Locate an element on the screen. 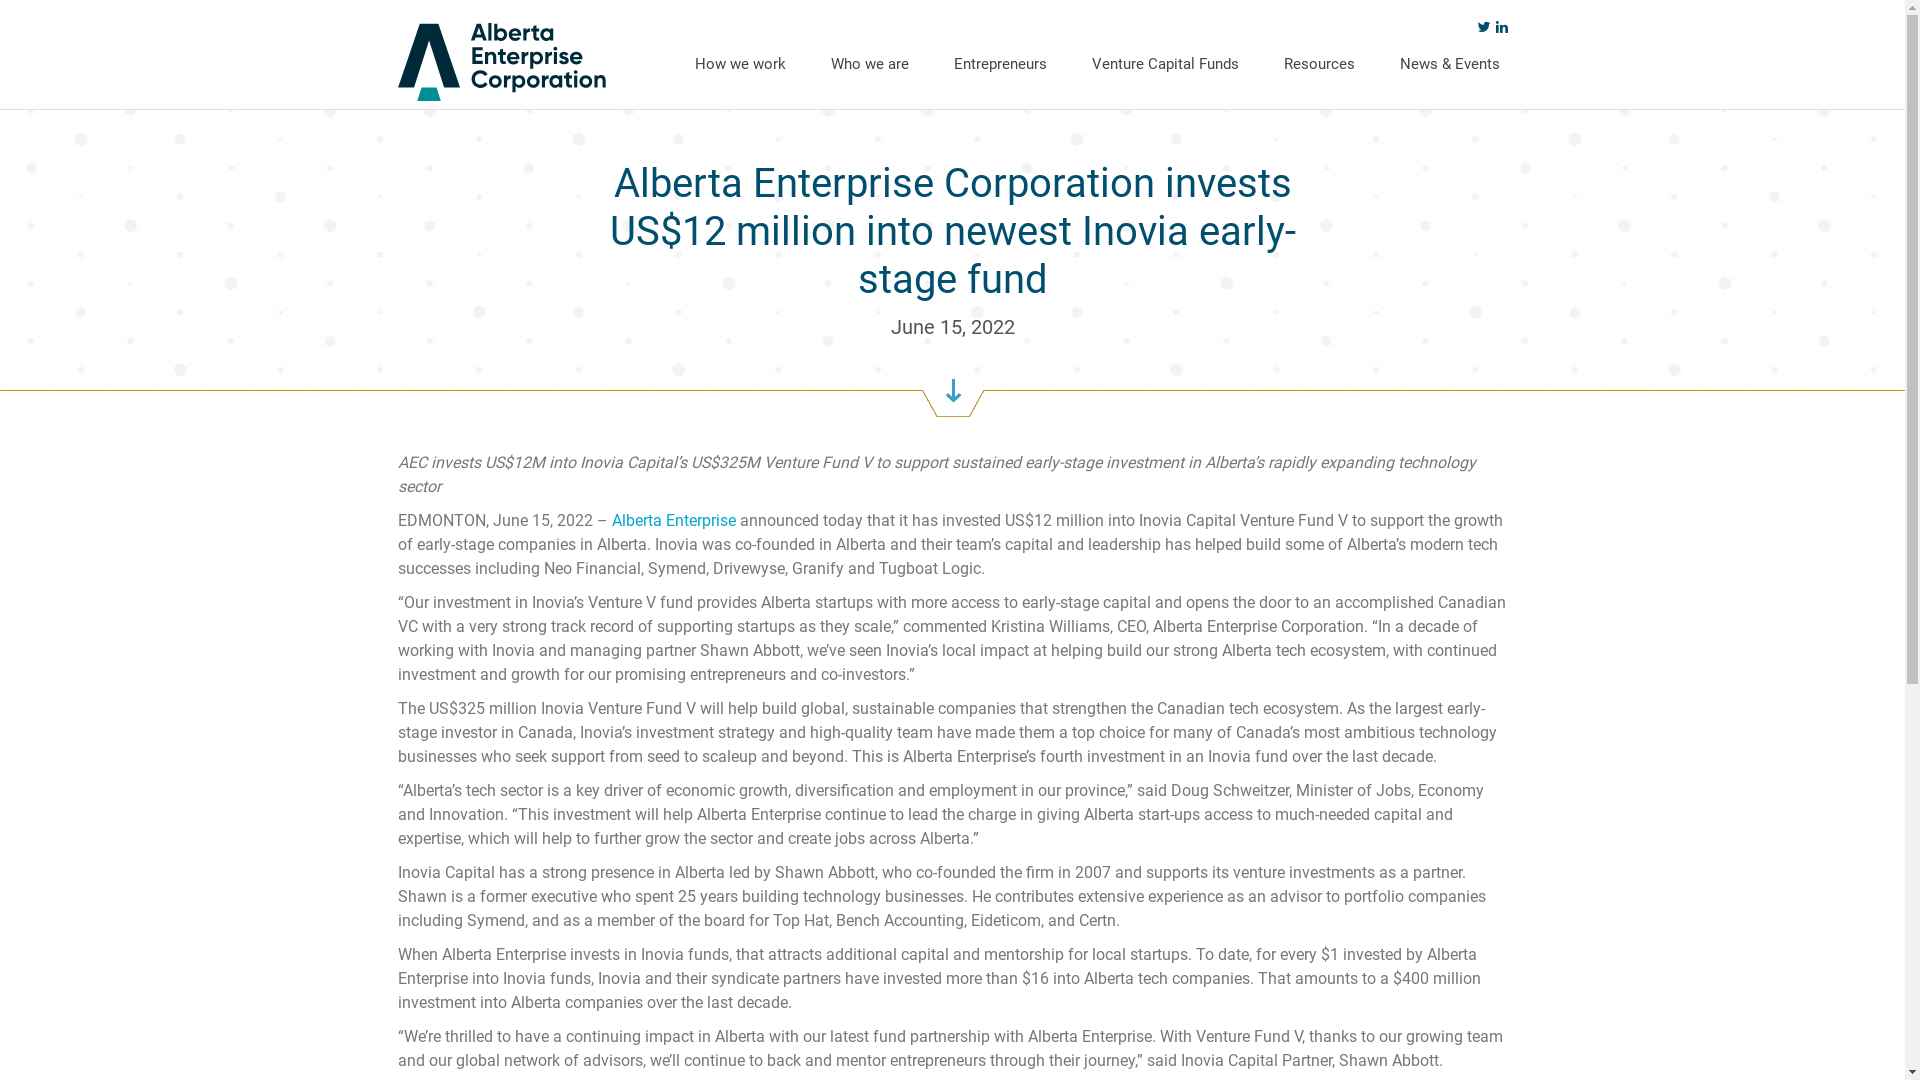 The height and width of the screenshot is (1080, 1920). 'Venture Capital Funds' is located at coordinates (1083, 61).